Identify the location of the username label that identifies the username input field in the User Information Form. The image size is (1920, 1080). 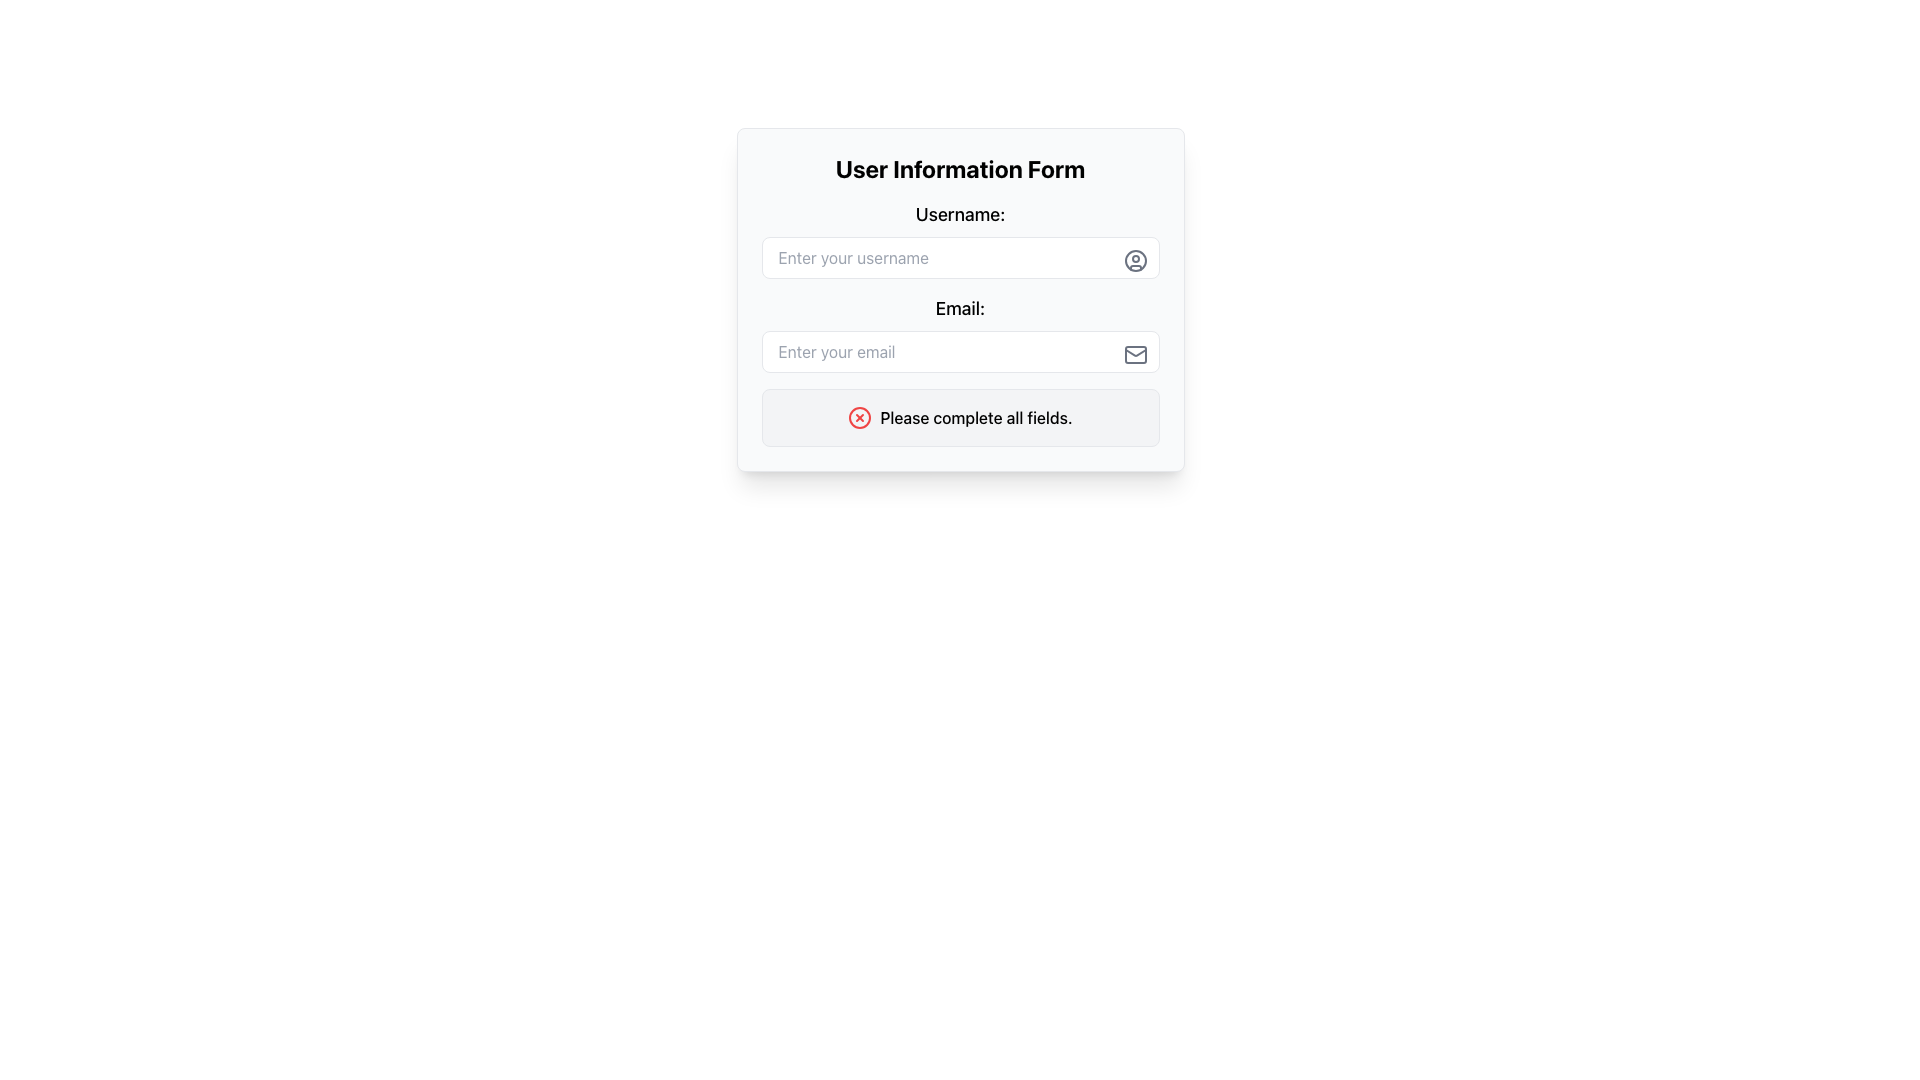
(960, 215).